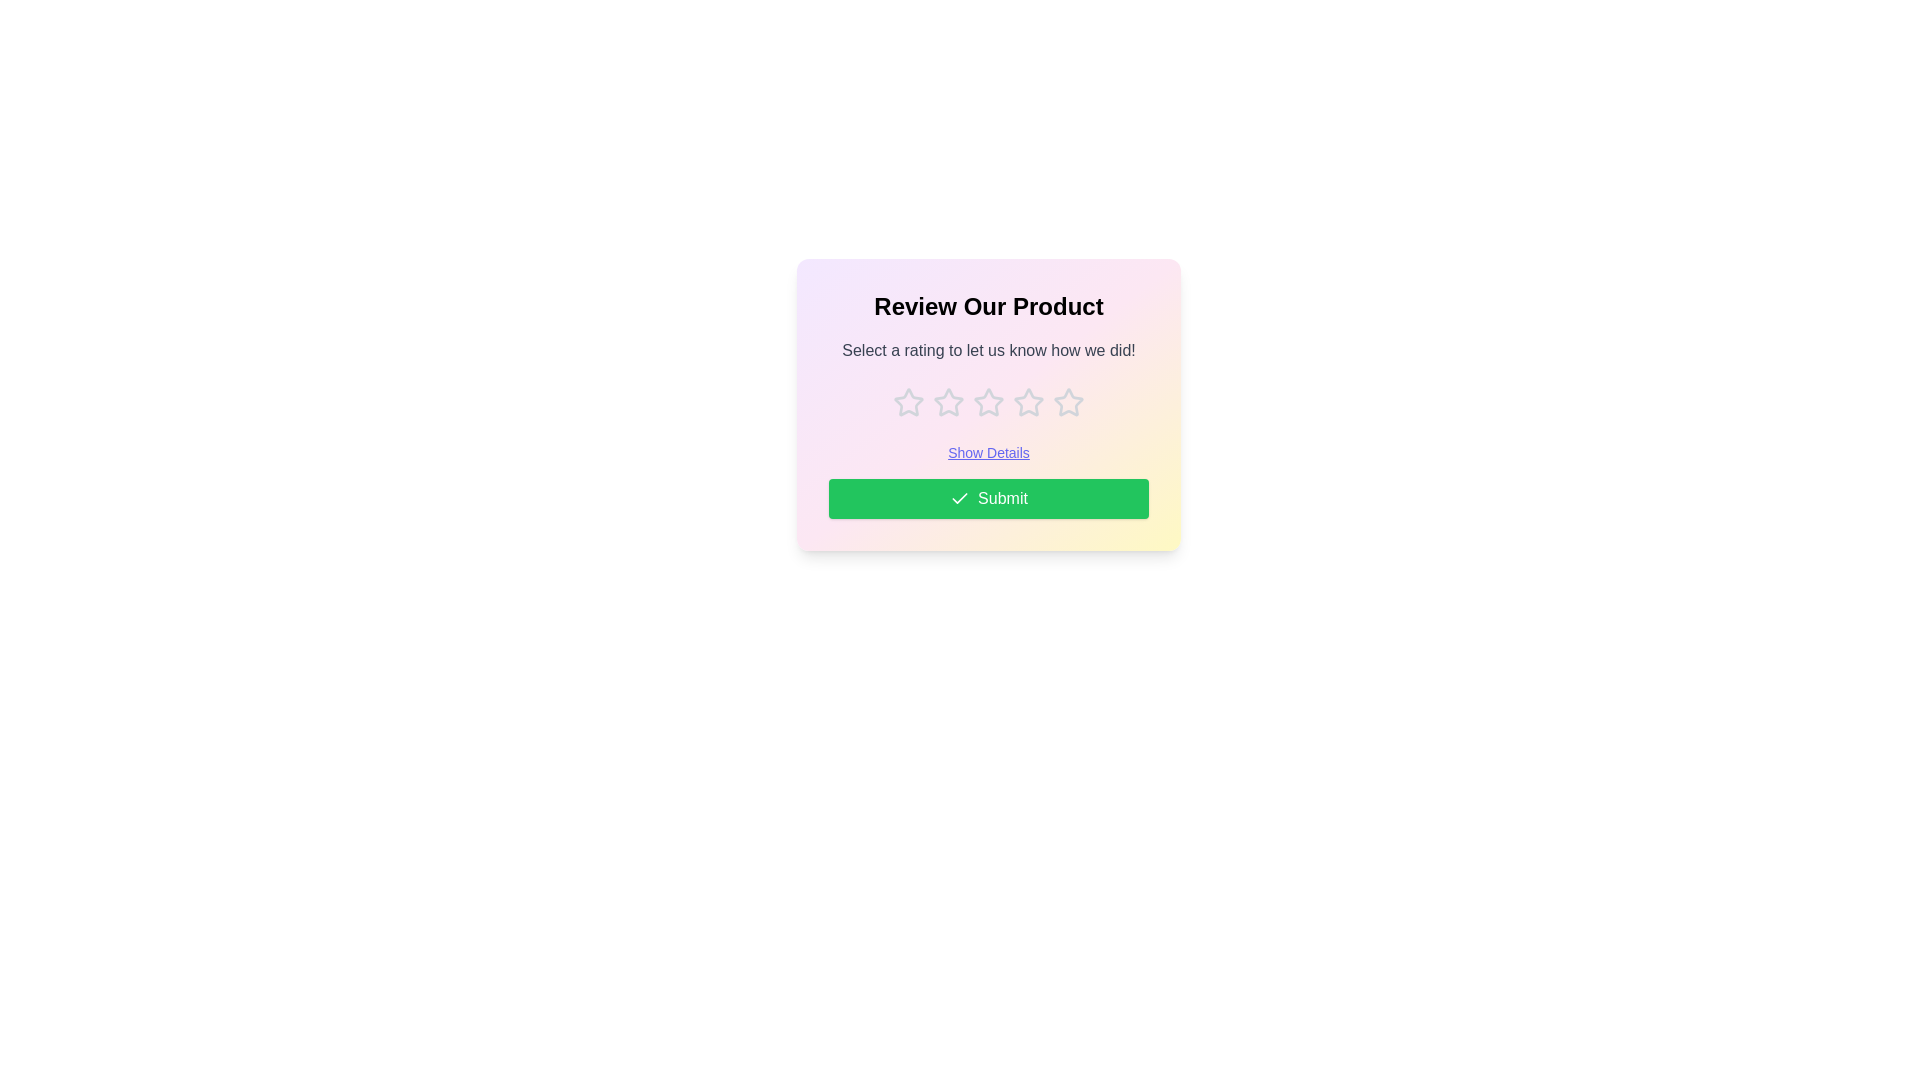 Image resolution: width=1920 pixels, height=1080 pixels. Describe the element at coordinates (988, 497) in the screenshot. I see `the submit button to submit the selected rating` at that location.